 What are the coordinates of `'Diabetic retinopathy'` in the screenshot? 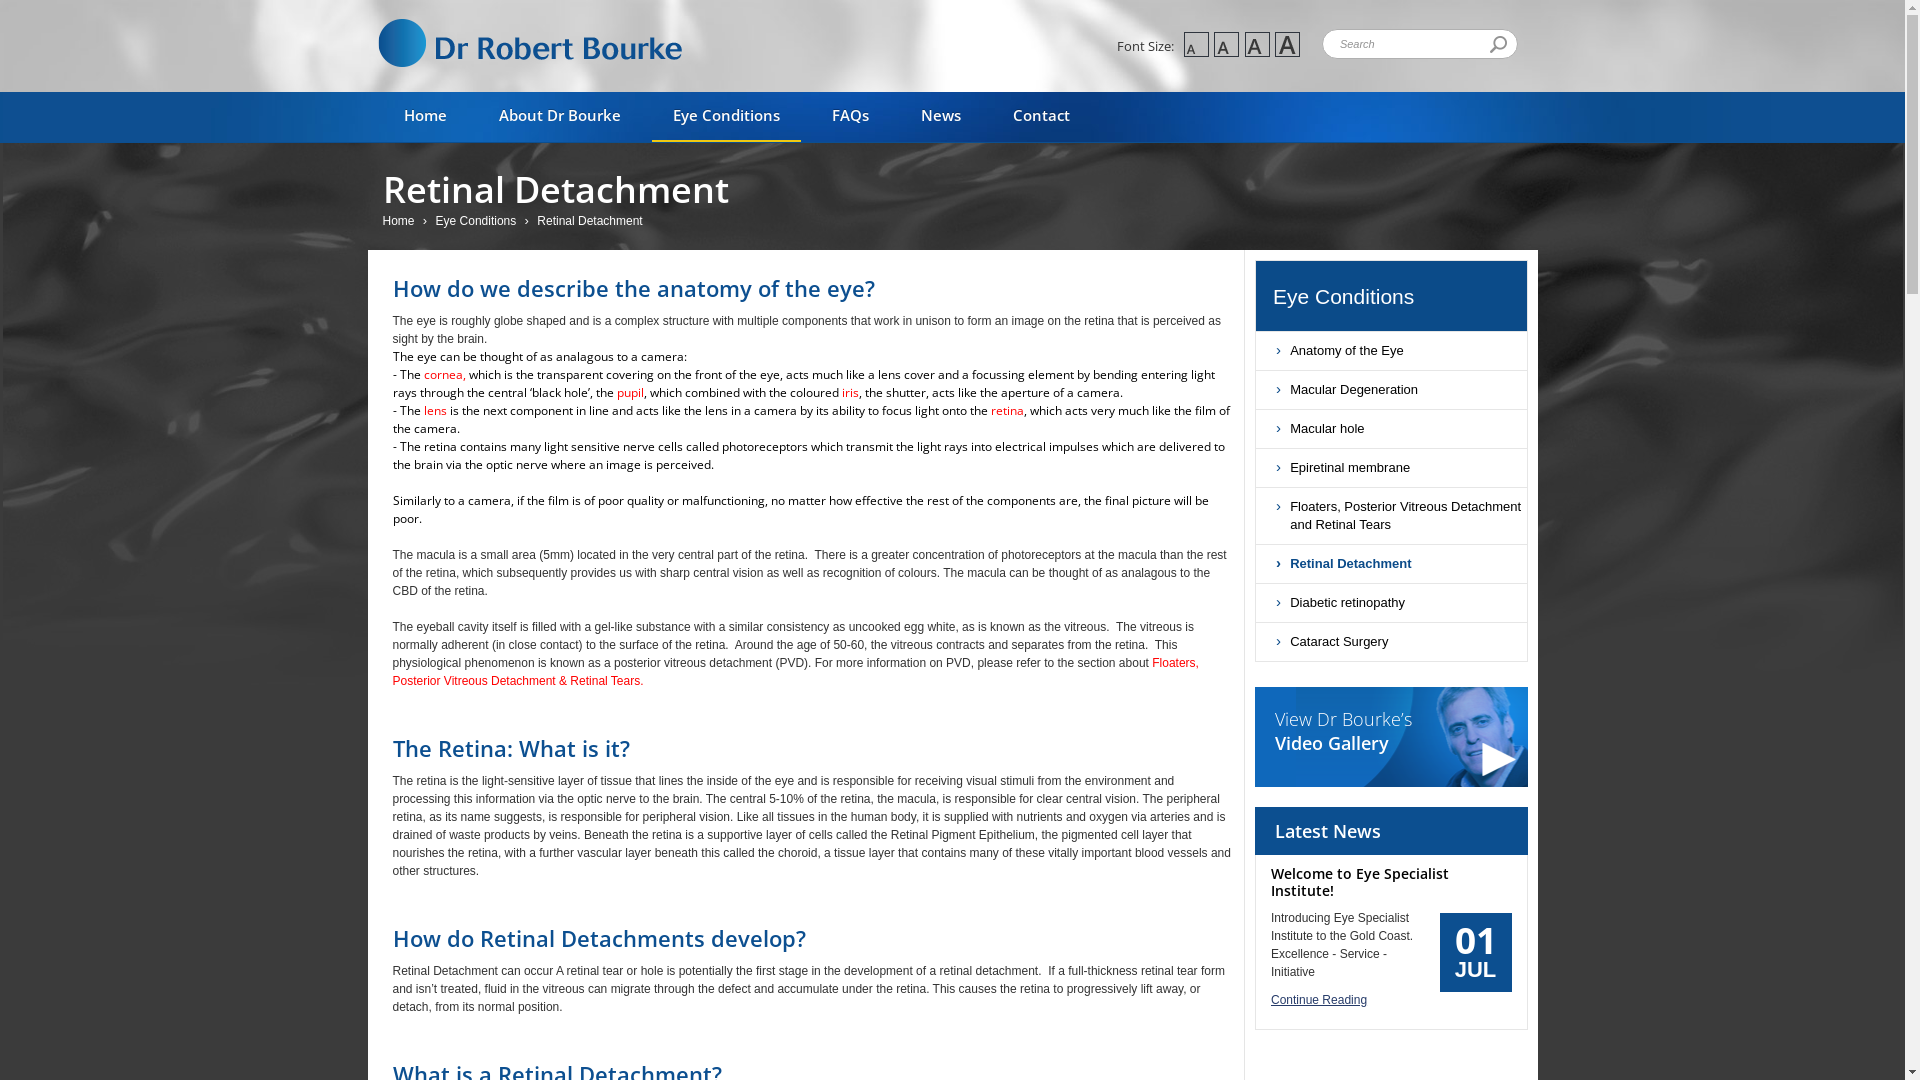 It's located at (1390, 601).